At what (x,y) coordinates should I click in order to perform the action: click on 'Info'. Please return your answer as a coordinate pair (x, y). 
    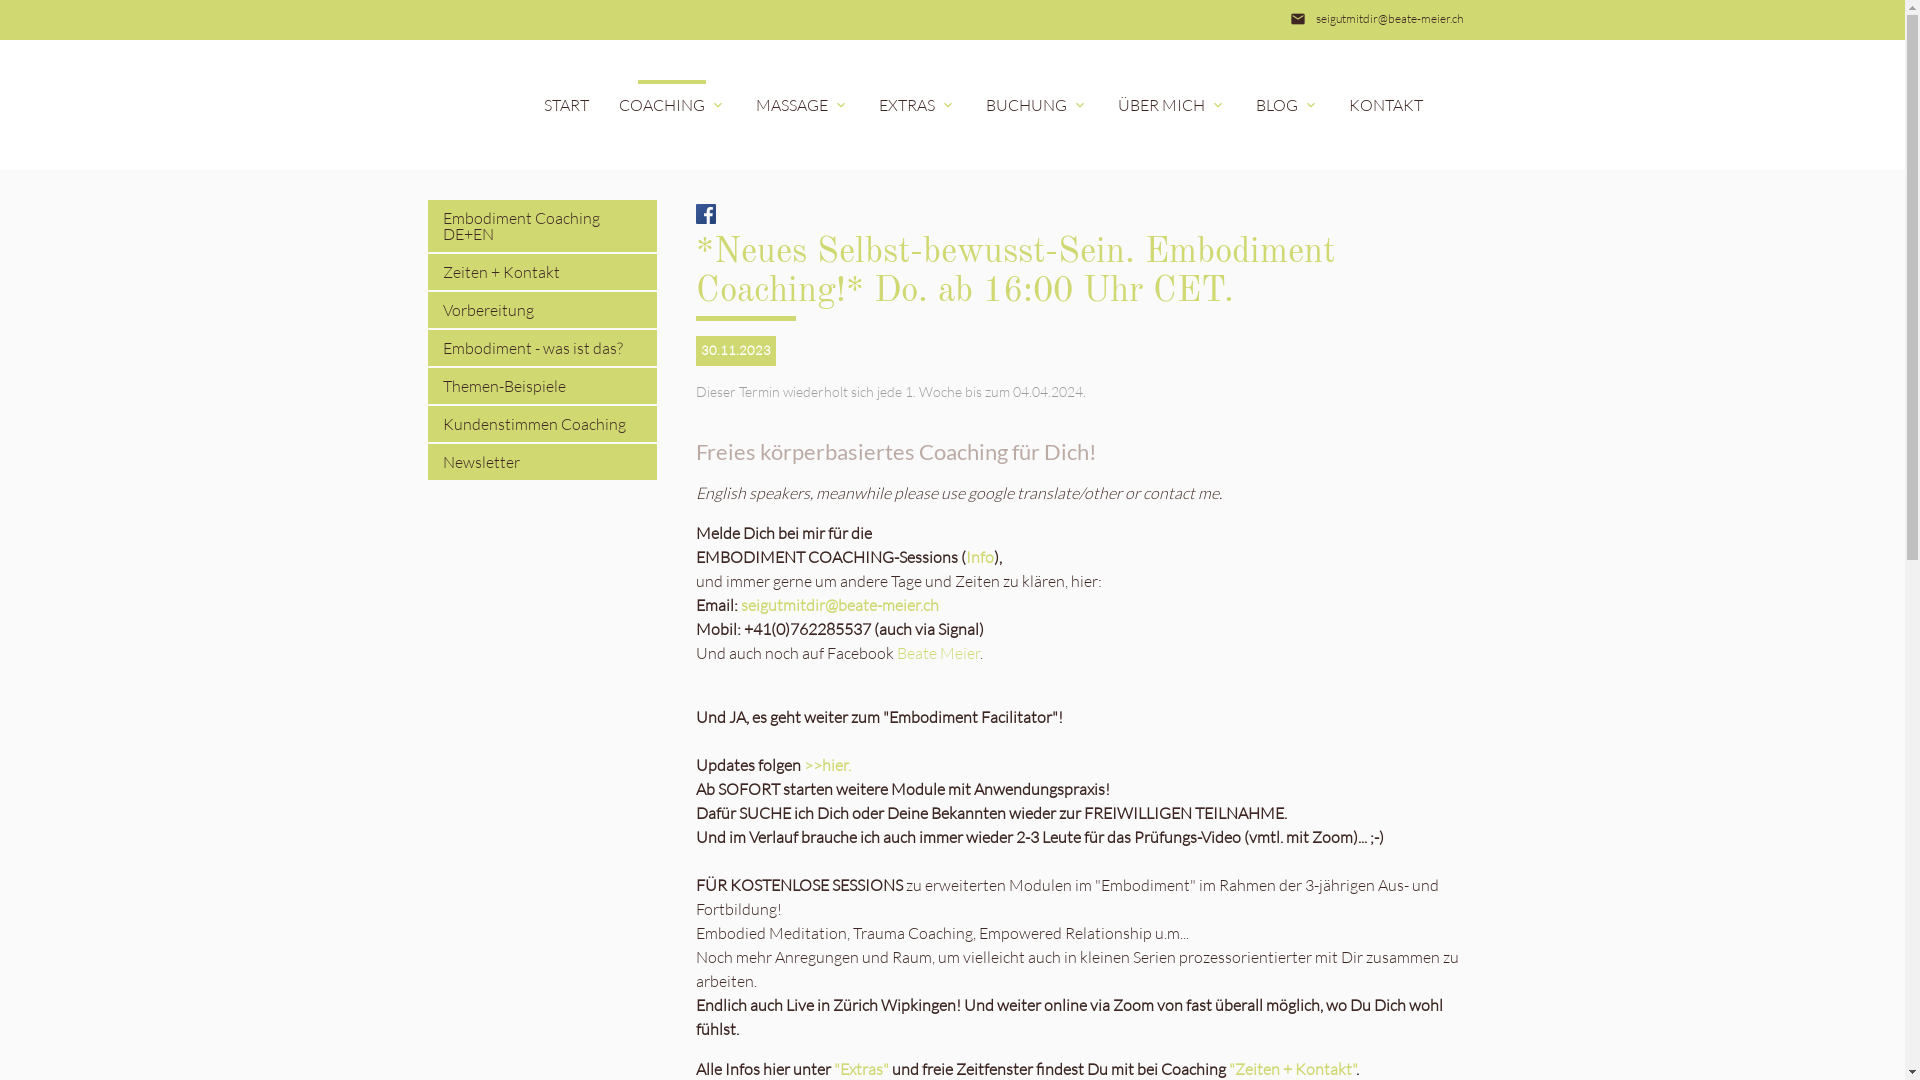
    Looking at the image, I should click on (979, 556).